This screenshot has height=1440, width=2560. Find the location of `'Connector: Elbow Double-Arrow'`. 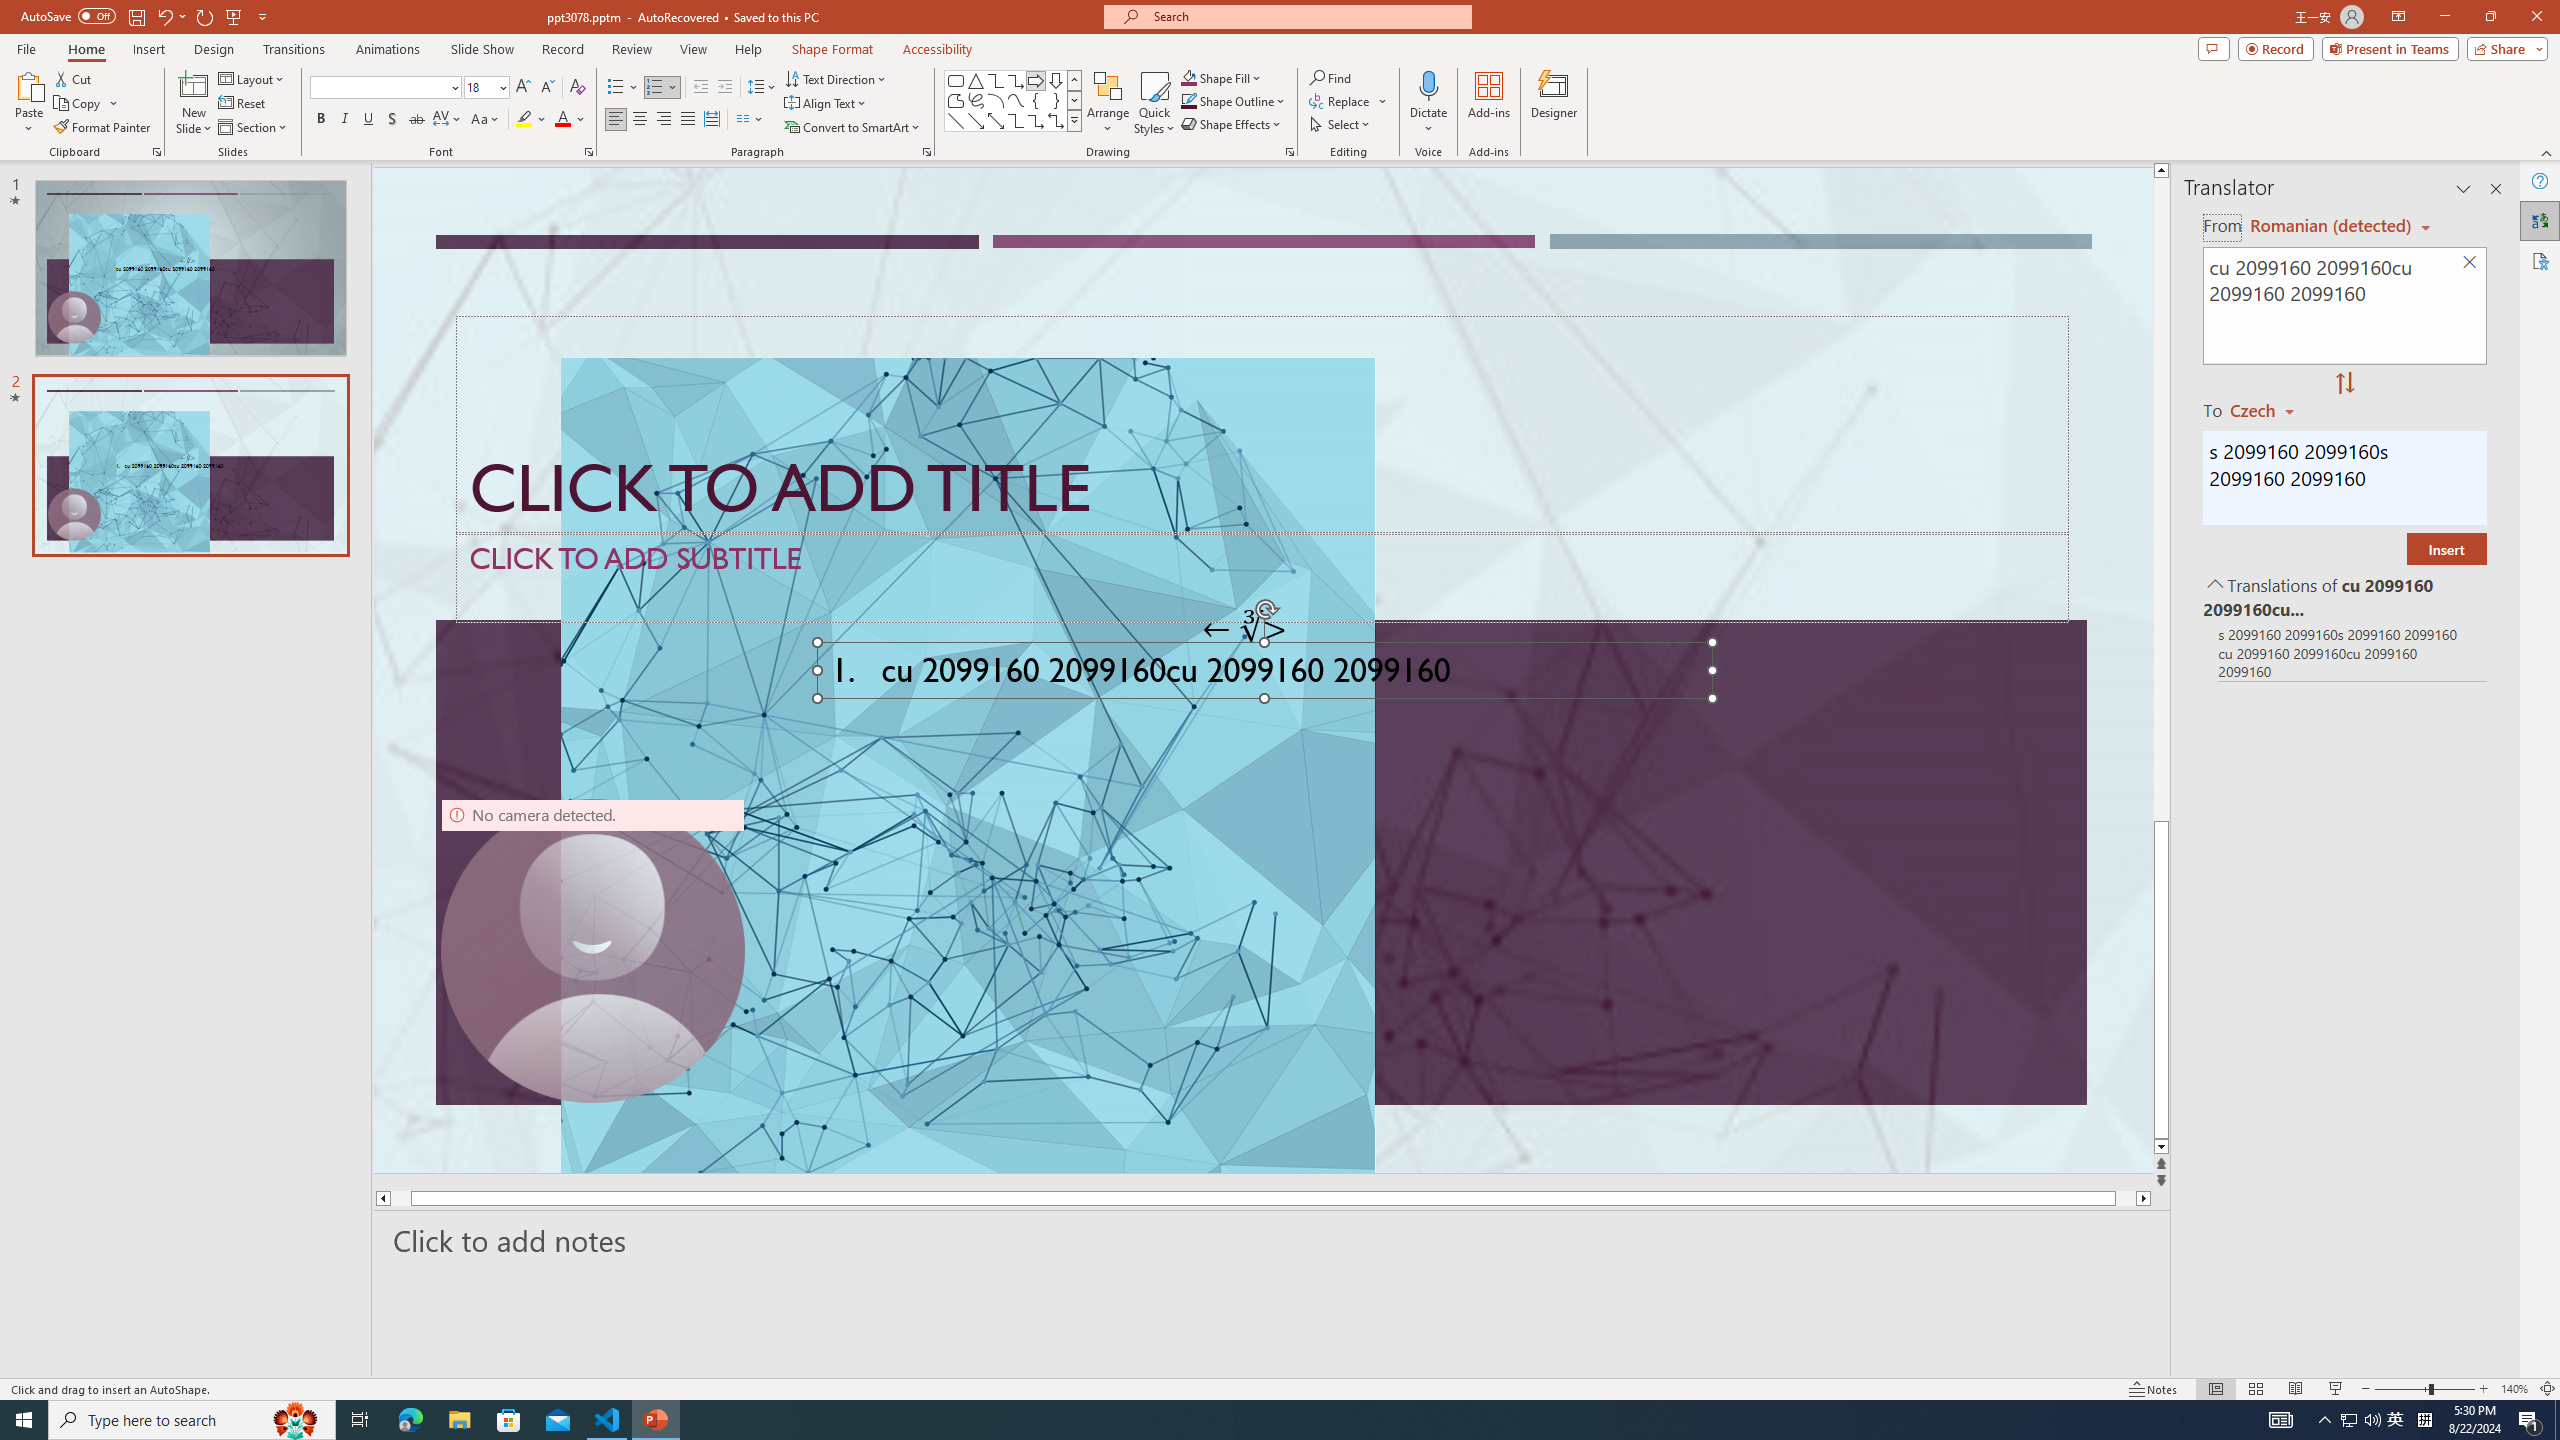

'Connector: Elbow Double-Arrow' is located at coordinates (1055, 119).